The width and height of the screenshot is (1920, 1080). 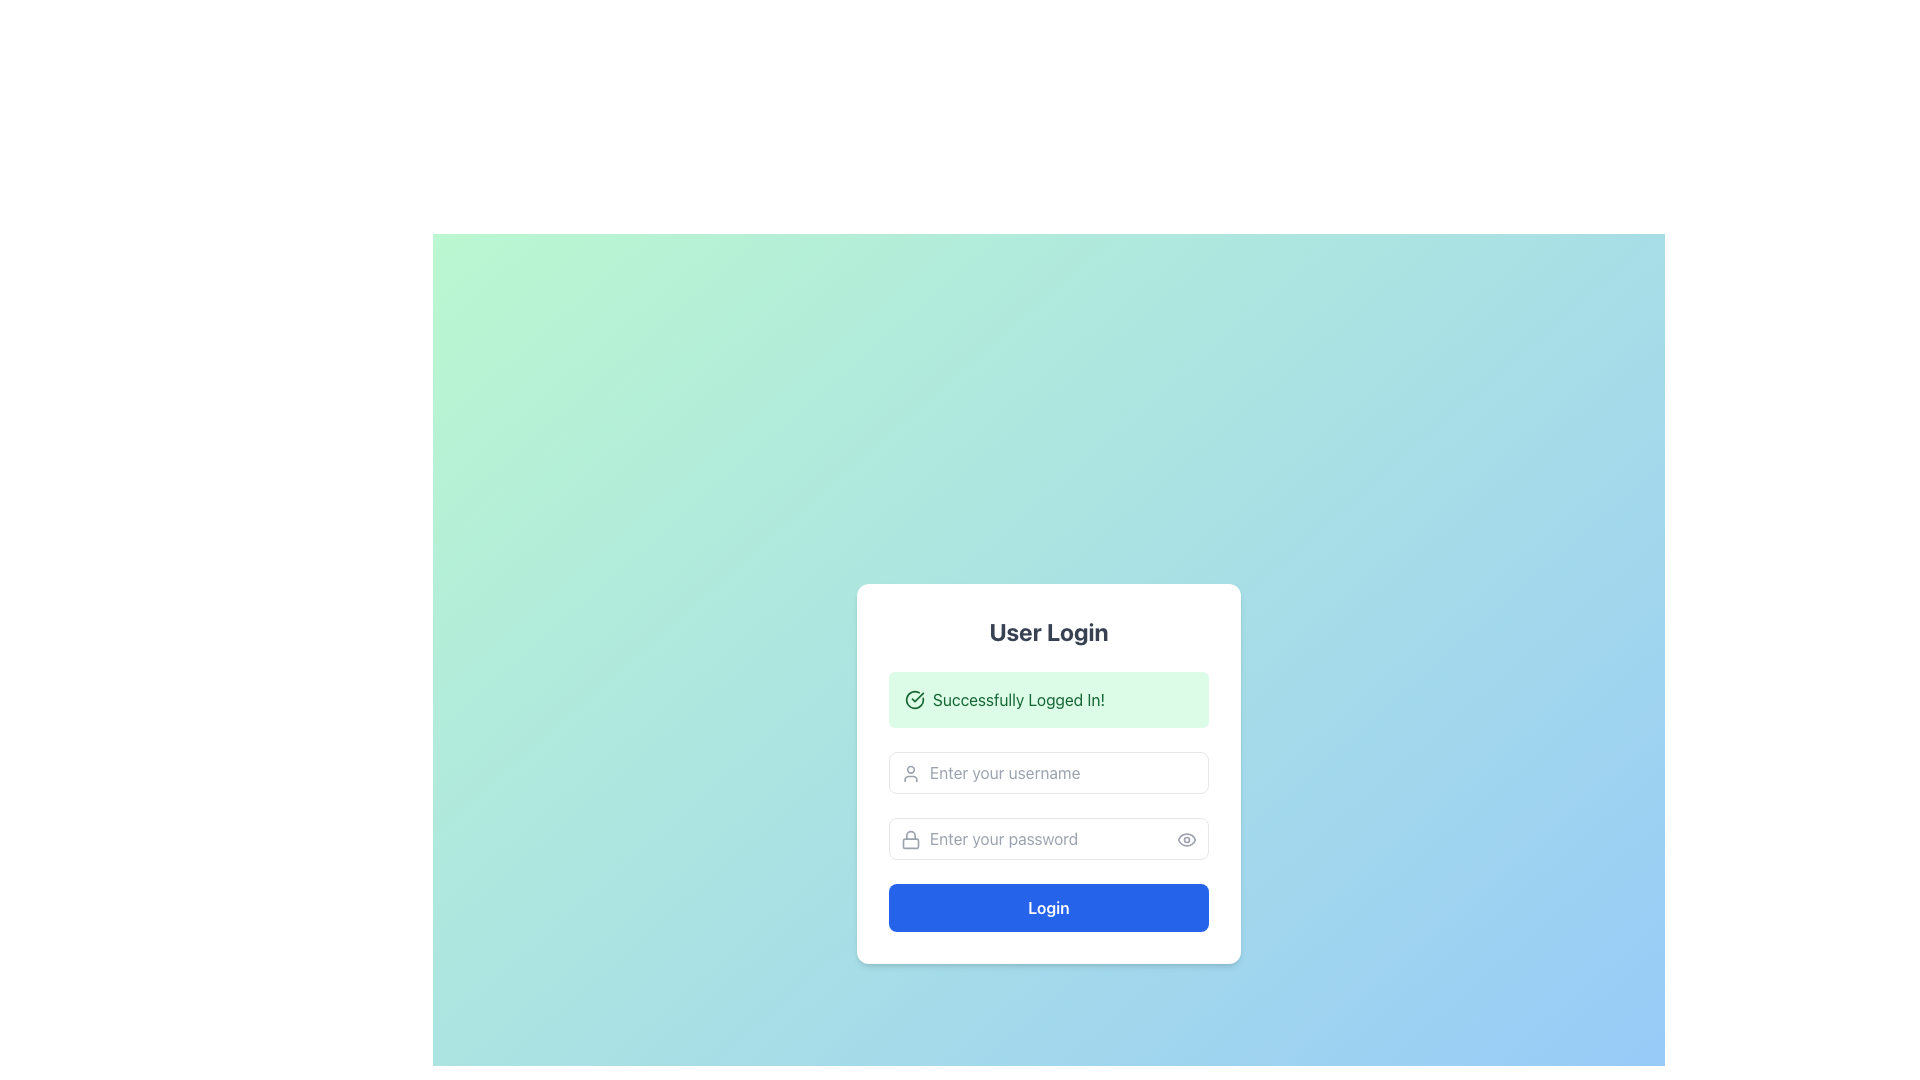 What do you see at coordinates (910, 840) in the screenshot?
I see `the lock icon element, which is light gray with rounded edges and positioned above the password input box, located to the left side near the top edge of the password text box` at bounding box center [910, 840].